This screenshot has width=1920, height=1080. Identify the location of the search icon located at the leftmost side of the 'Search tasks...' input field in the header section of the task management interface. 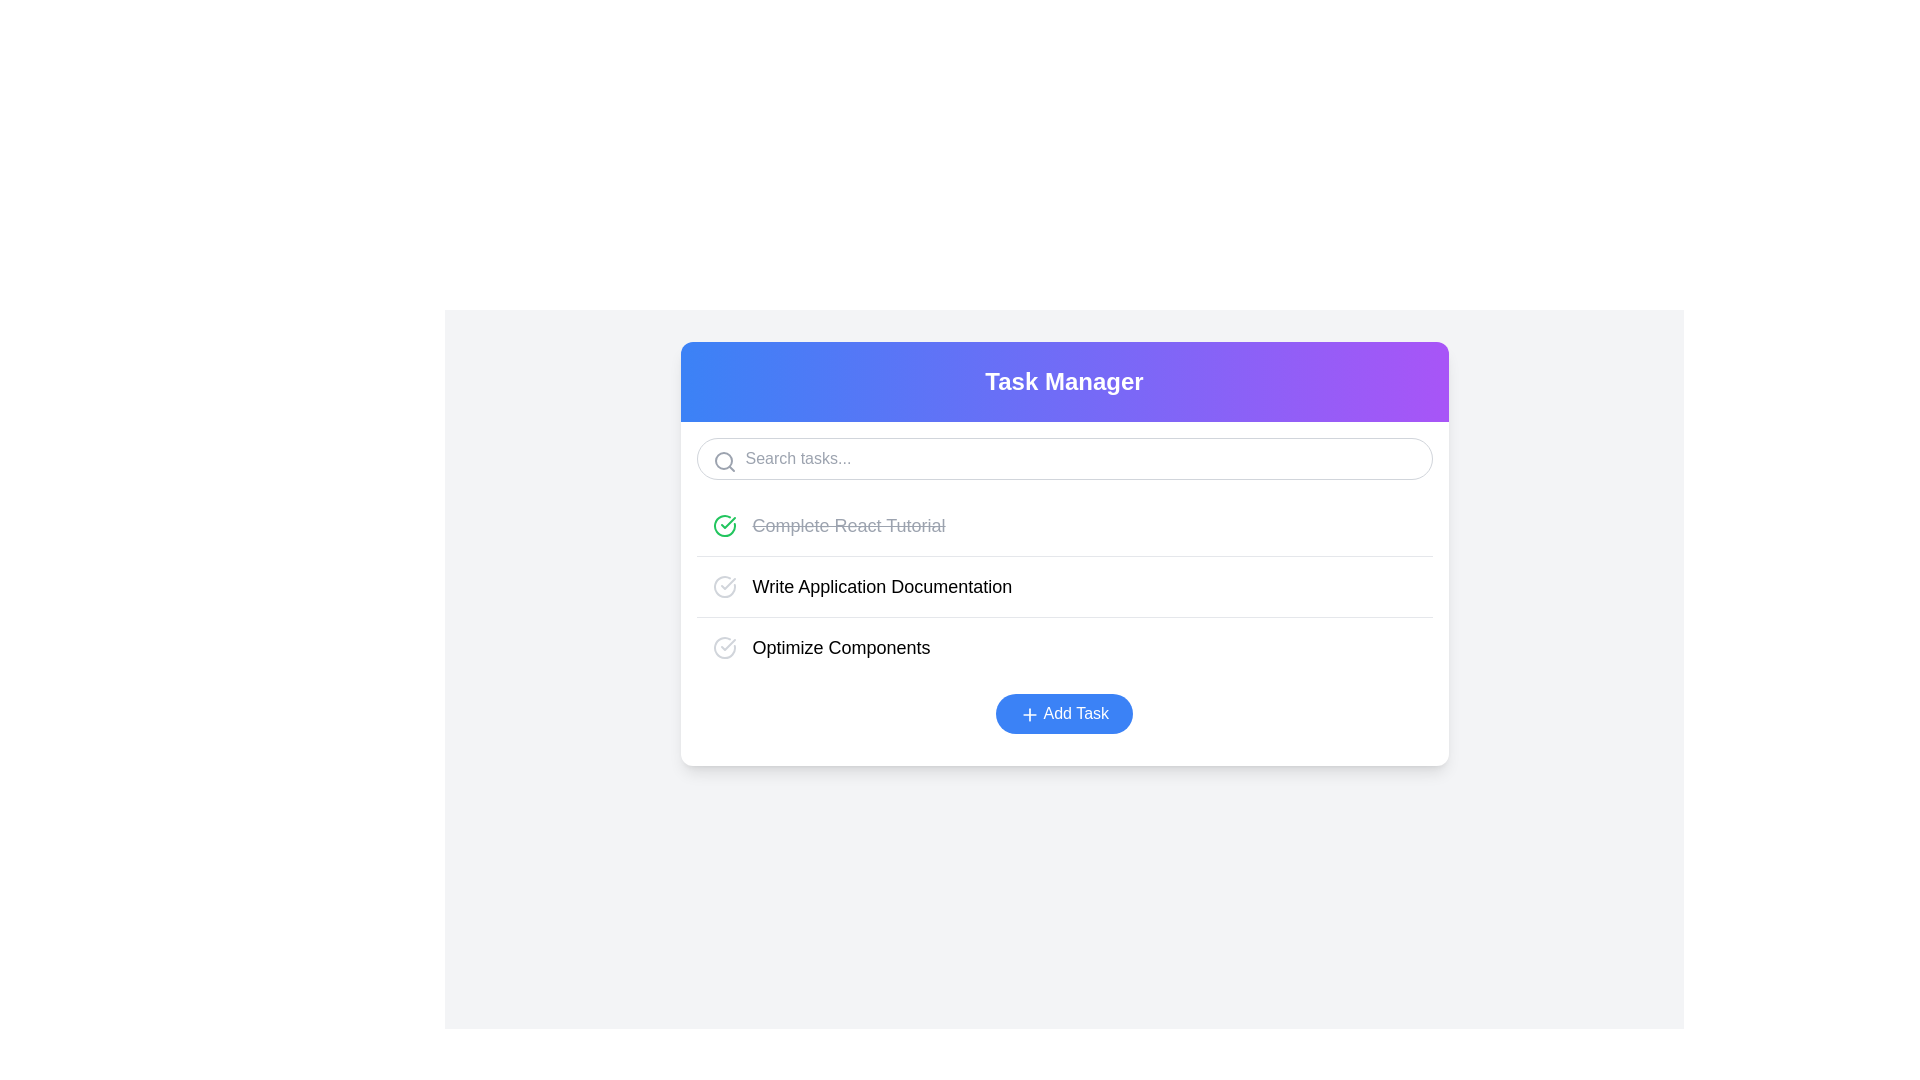
(723, 462).